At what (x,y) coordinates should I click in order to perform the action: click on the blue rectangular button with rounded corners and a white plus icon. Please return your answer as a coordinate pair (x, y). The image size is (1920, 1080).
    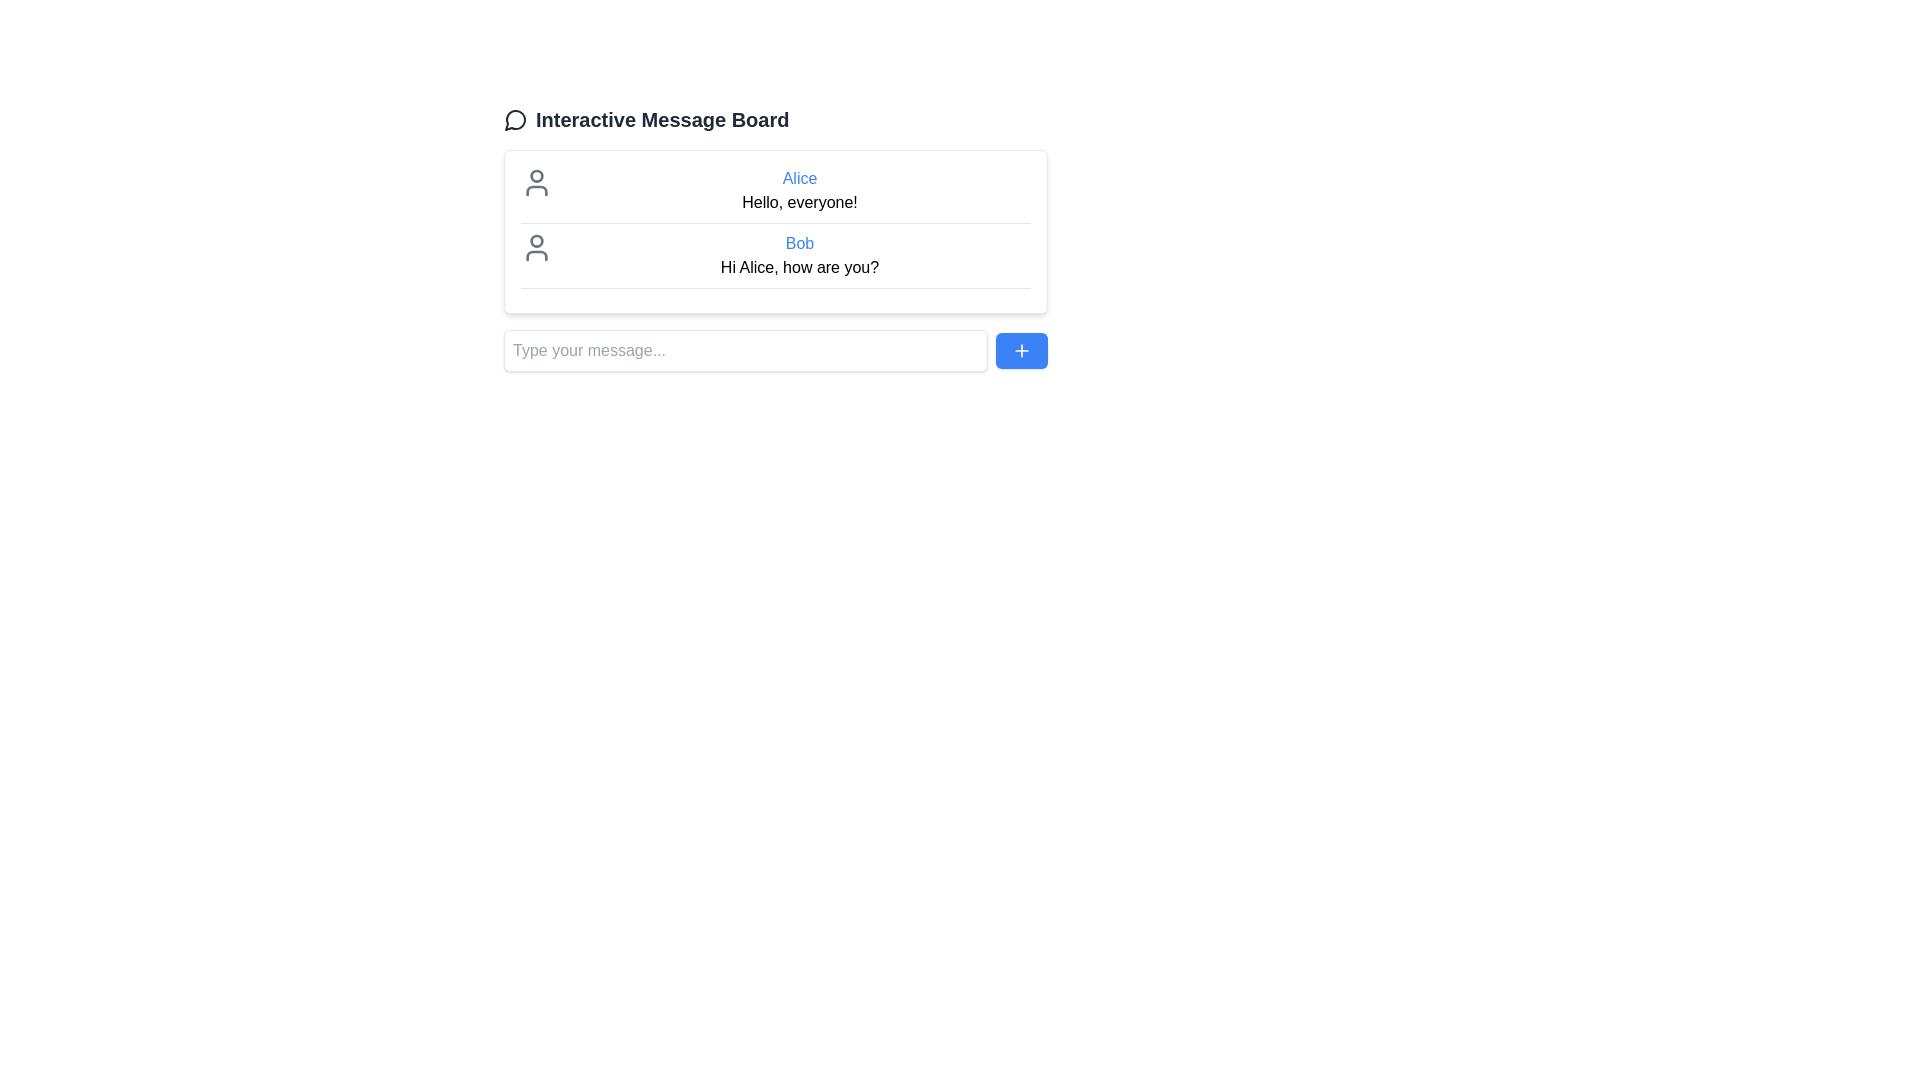
    Looking at the image, I should click on (1022, 350).